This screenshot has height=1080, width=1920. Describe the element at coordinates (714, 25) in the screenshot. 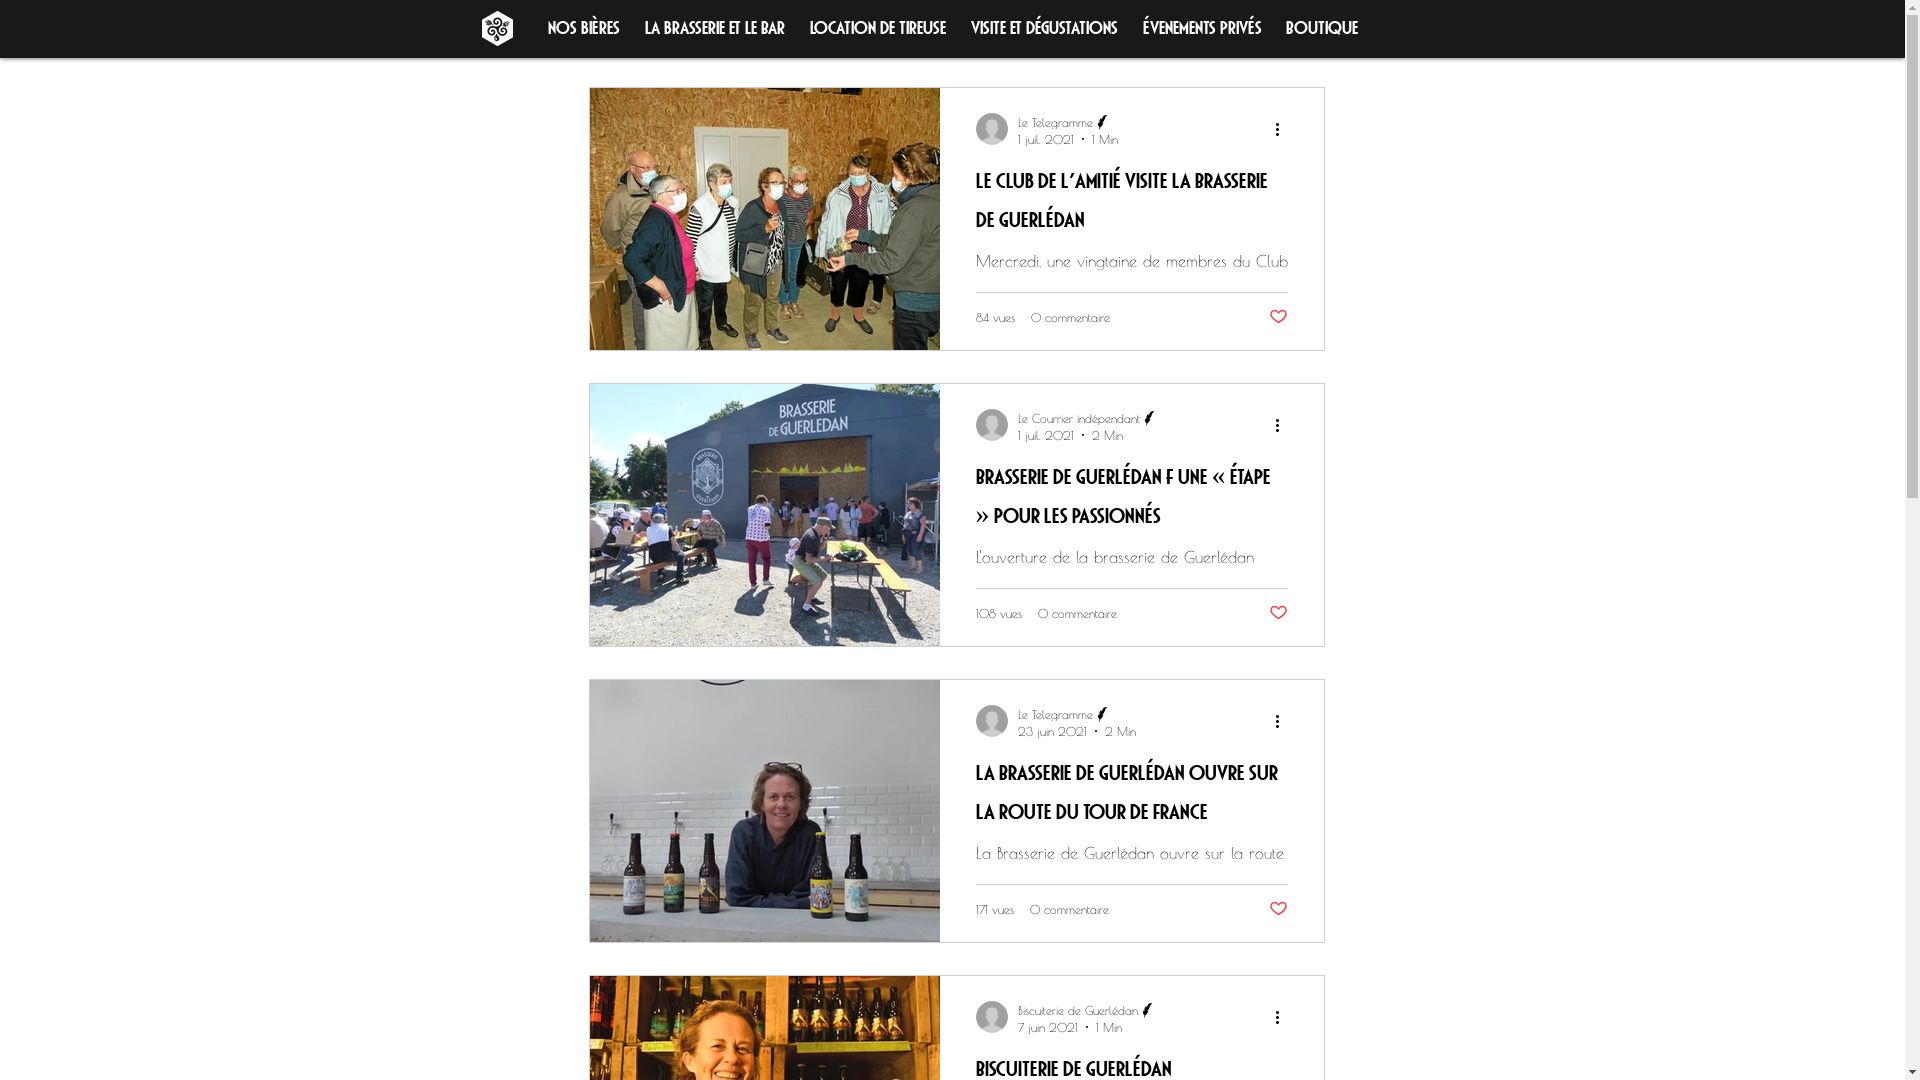

I see `'La brasserie et le Bar'` at that location.